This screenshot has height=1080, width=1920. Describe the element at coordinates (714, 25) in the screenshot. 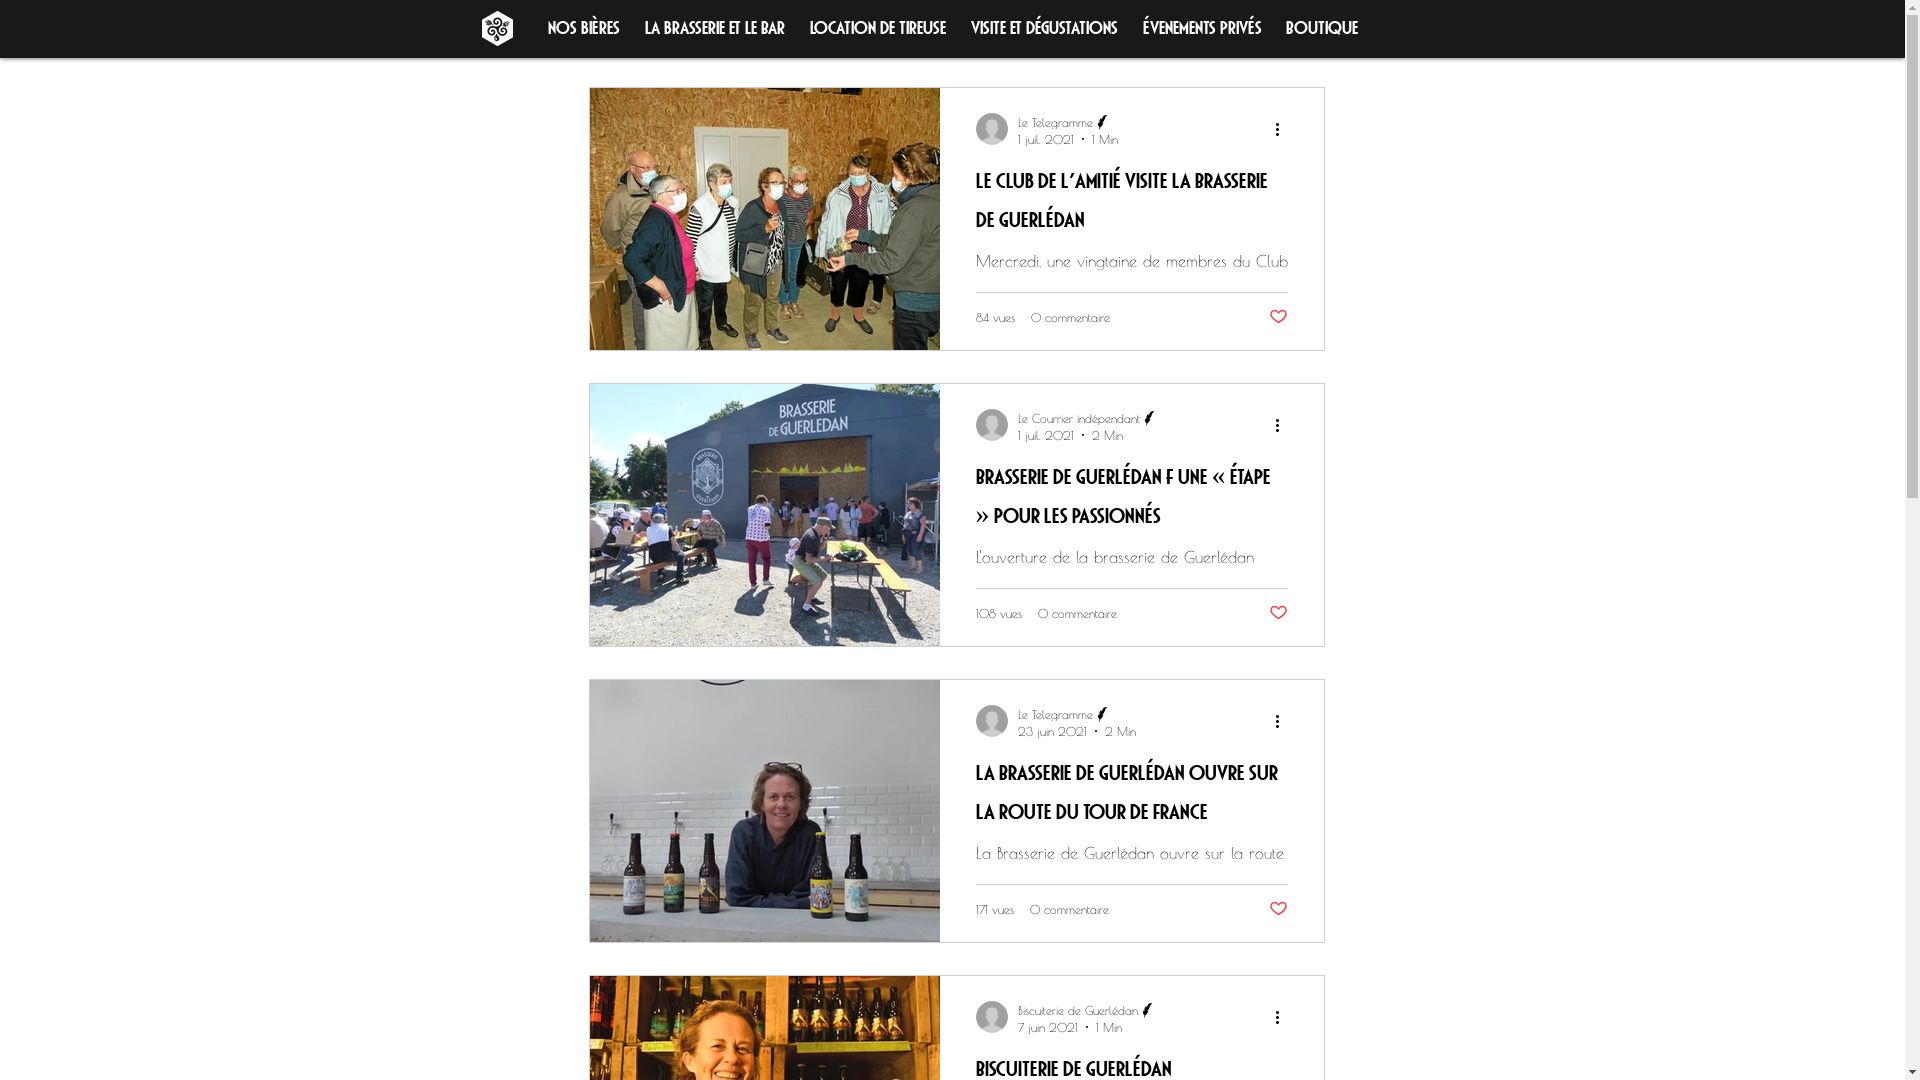

I see `'La brasserie et le Bar'` at that location.